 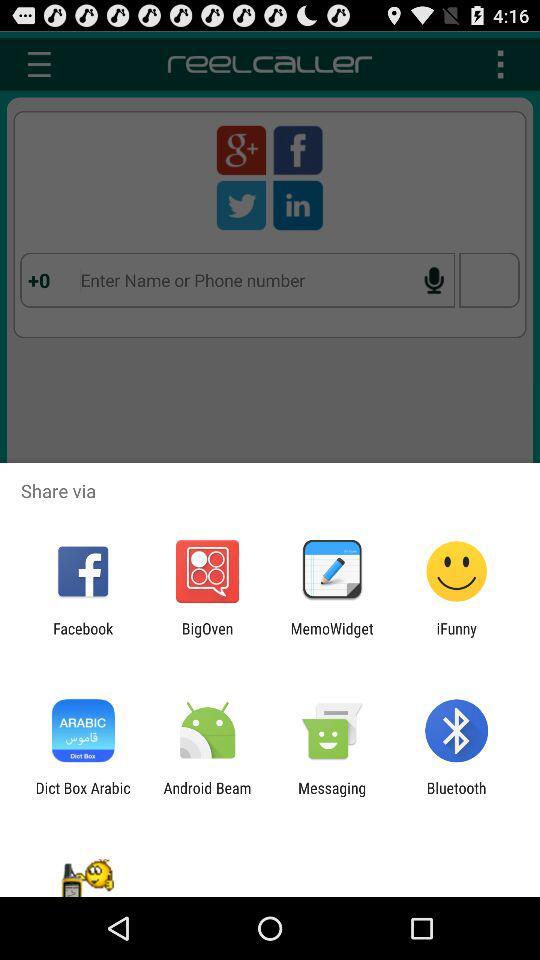 What do you see at coordinates (206, 636) in the screenshot?
I see `the bigoven` at bounding box center [206, 636].